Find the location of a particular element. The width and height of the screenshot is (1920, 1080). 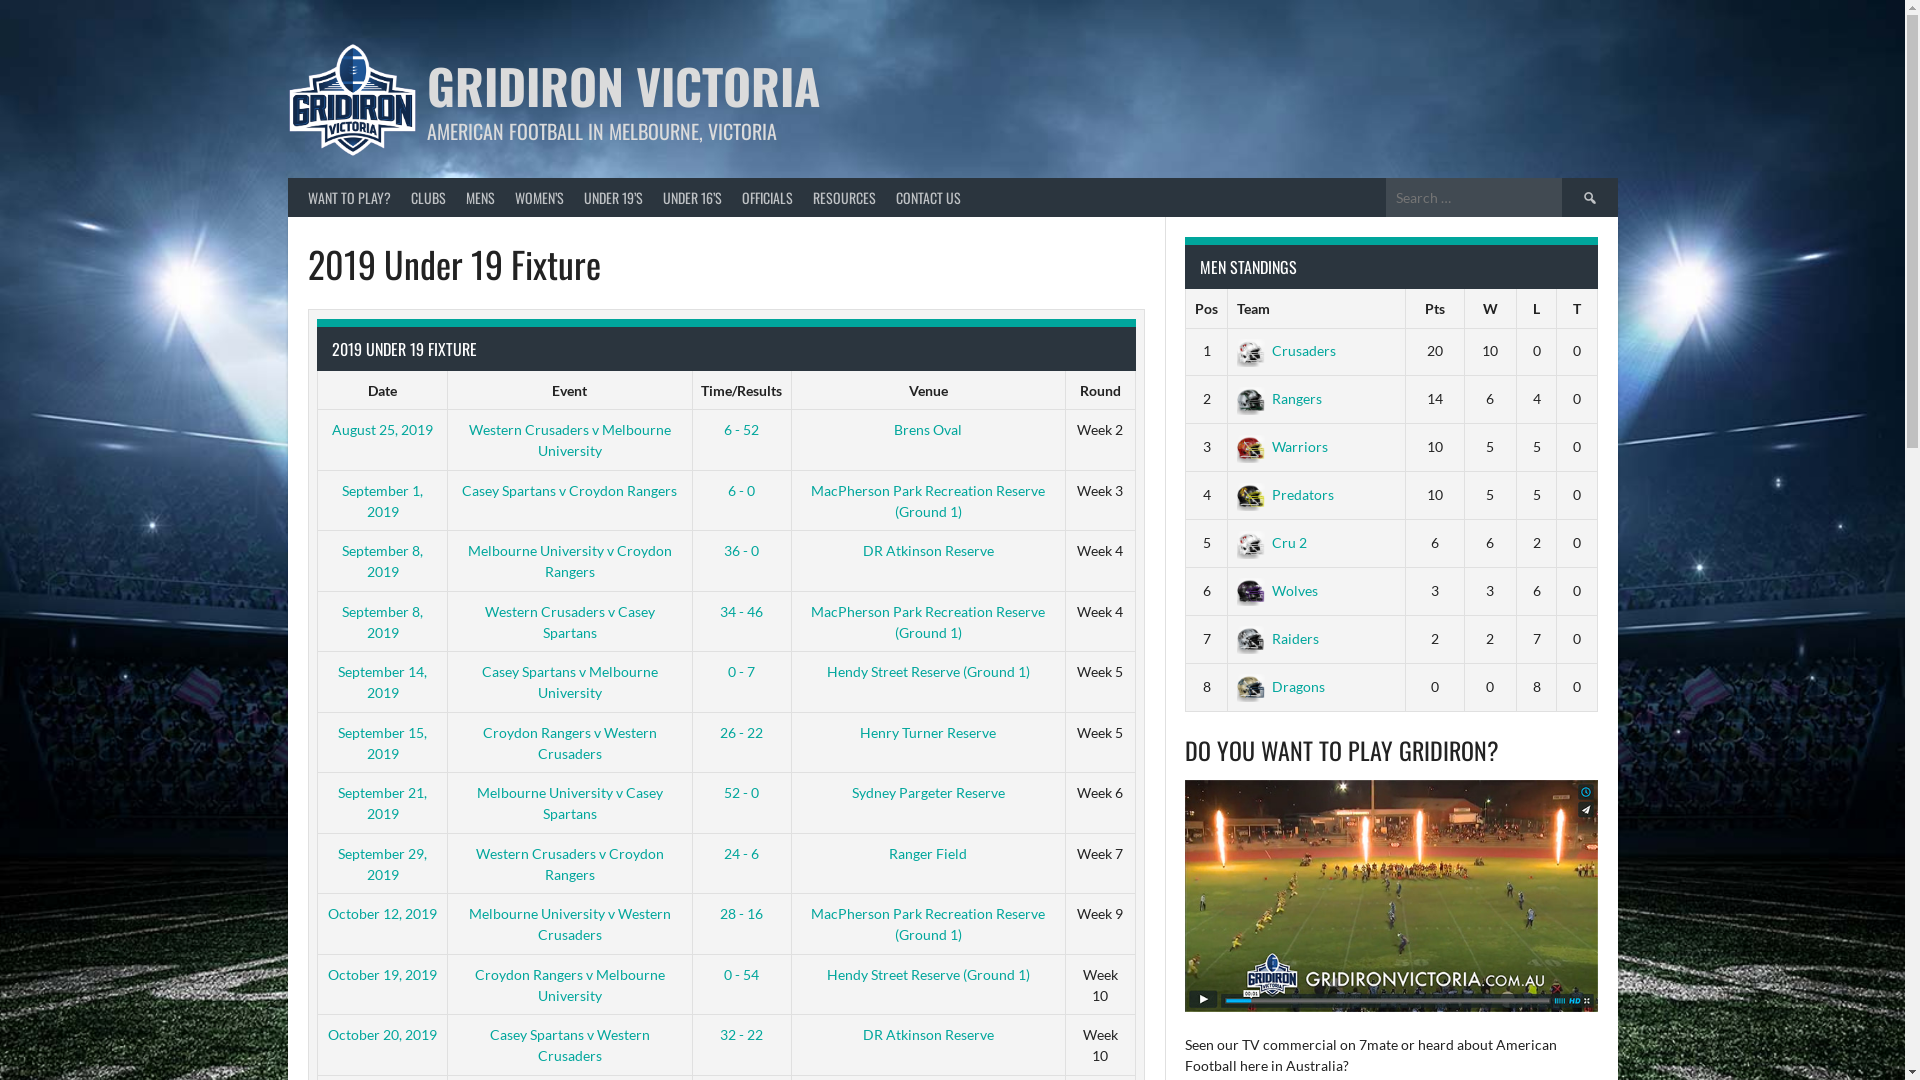

'6 - 0' is located at coordinates (727, 490).